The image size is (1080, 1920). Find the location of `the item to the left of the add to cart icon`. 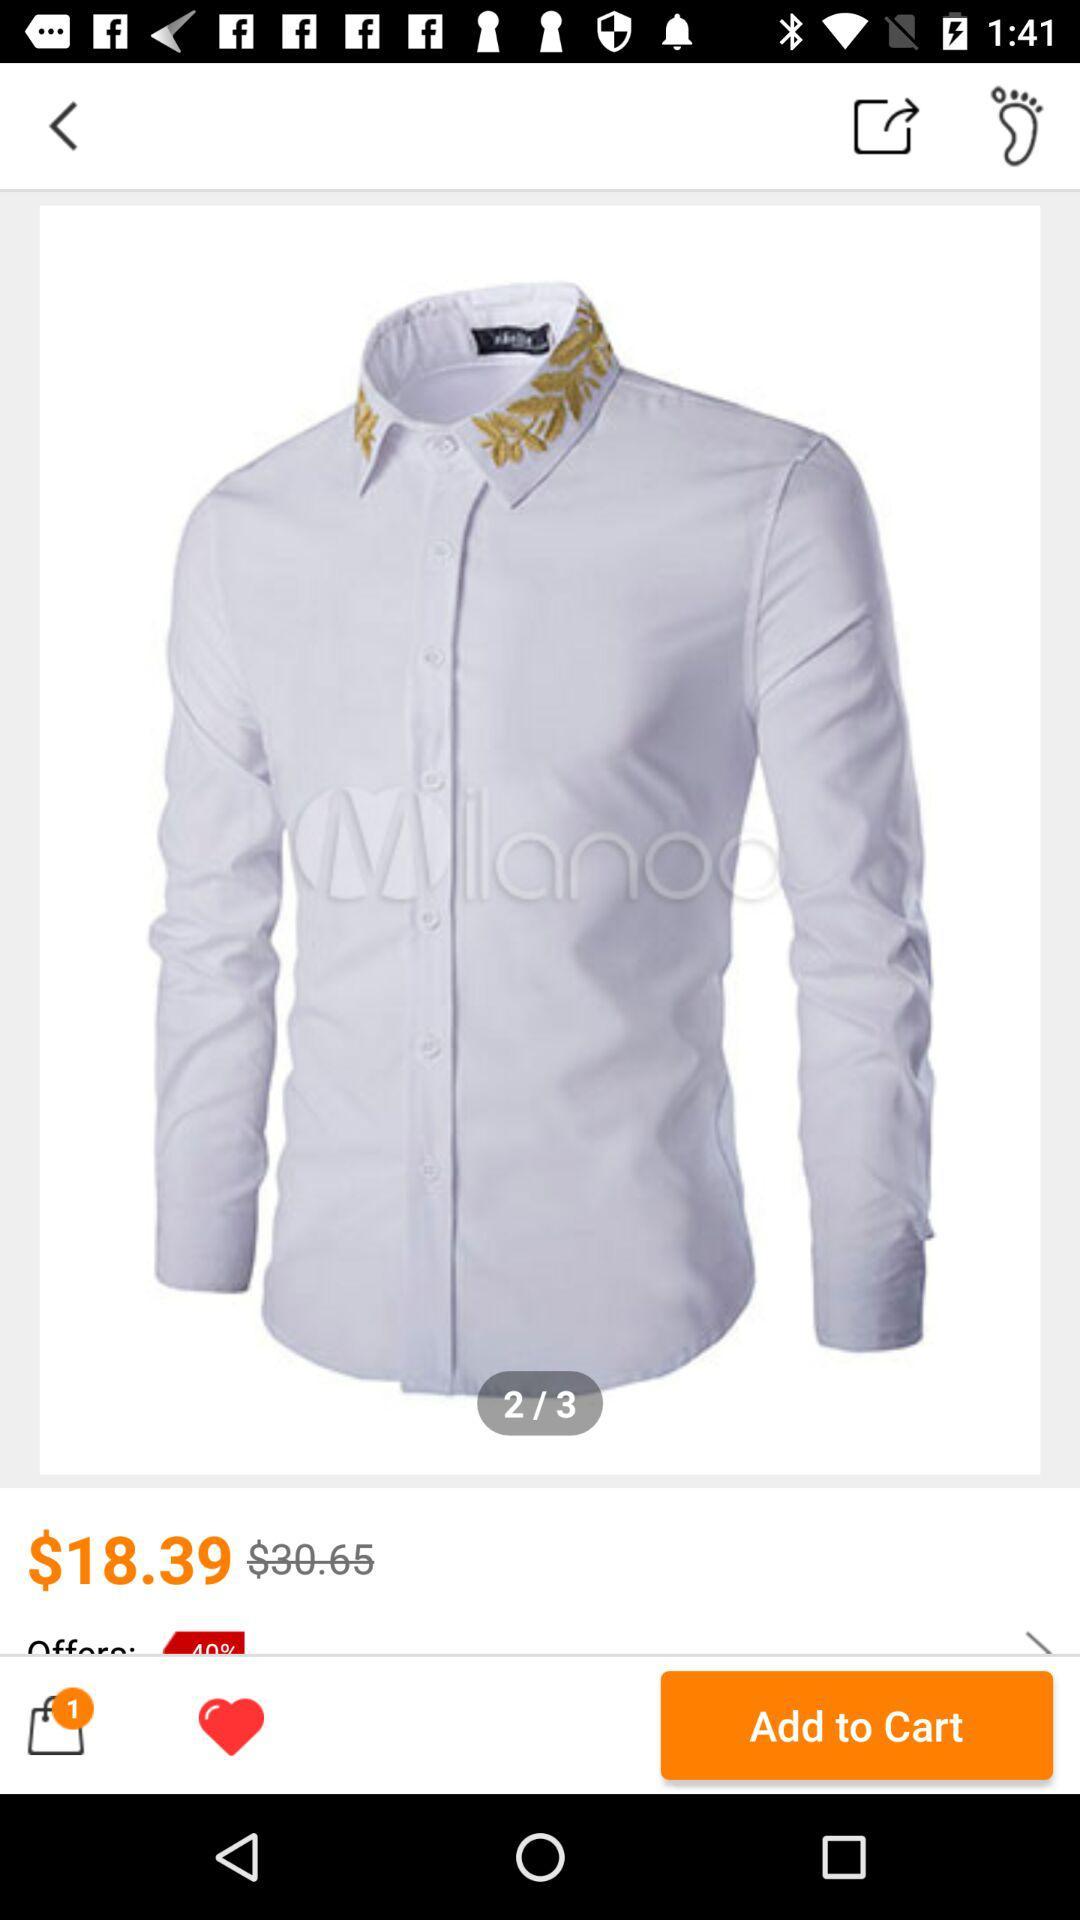

the item to the left of the add to cart icon is located at coordinates (230, 1724).